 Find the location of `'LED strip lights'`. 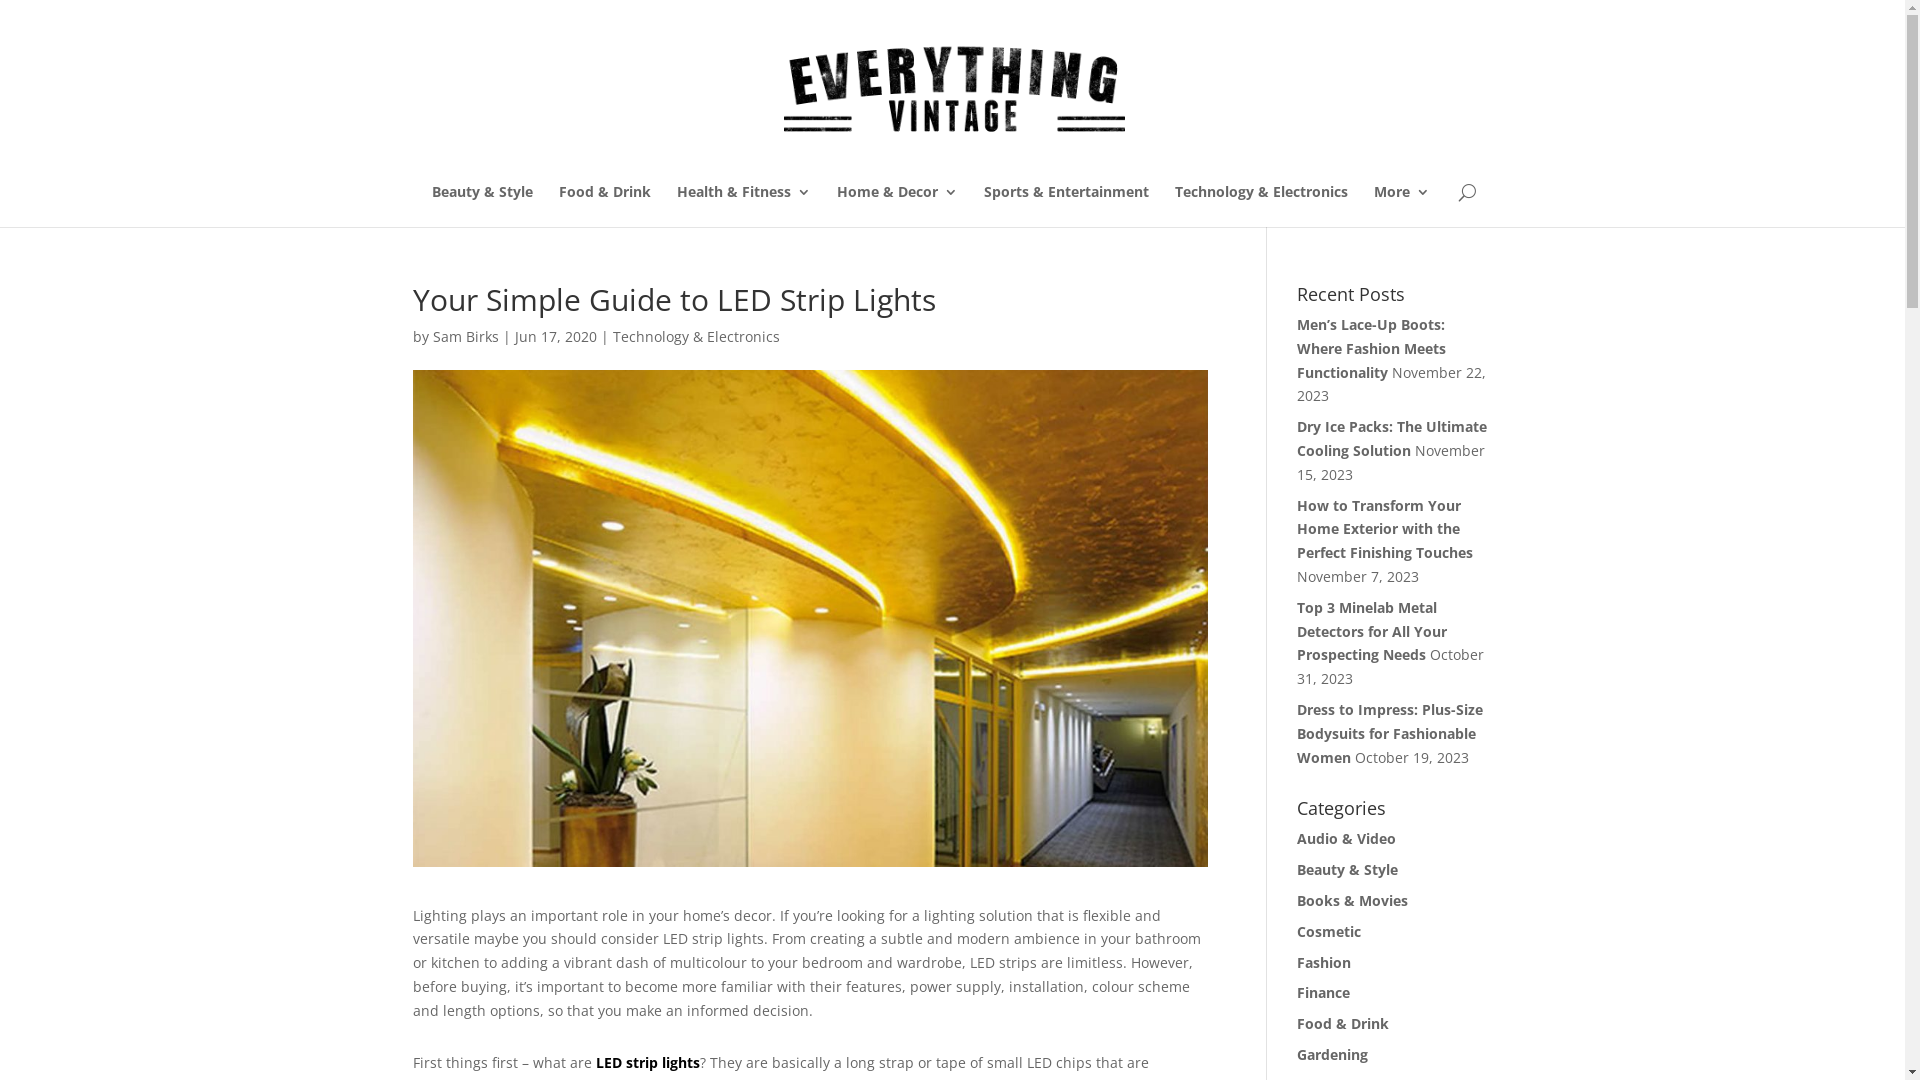

'LED strip lights' is located at coordinates (648, 1061).